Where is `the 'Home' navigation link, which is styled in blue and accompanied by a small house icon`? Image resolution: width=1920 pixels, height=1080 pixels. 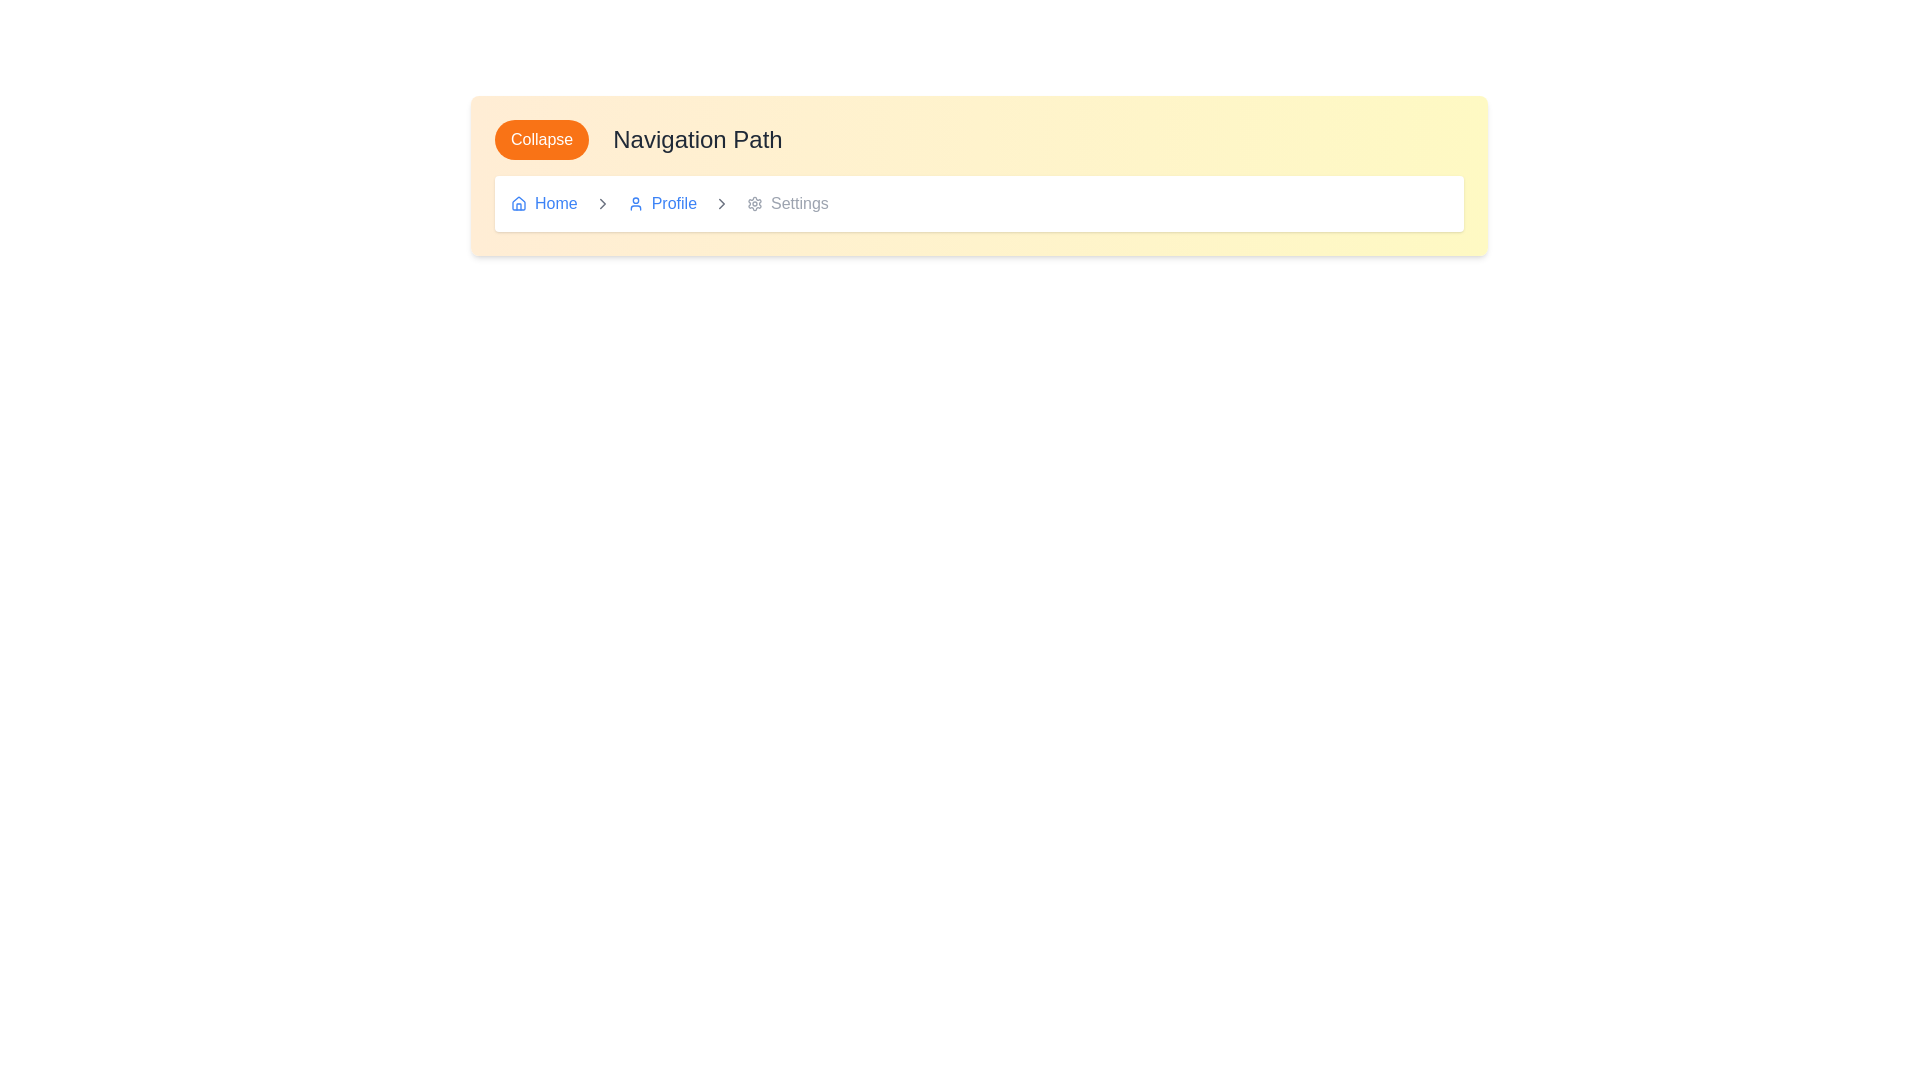 the 'Home' navigation link, which is styled in blue and accompanied by a small house icon is located at coordinates (544, 204).